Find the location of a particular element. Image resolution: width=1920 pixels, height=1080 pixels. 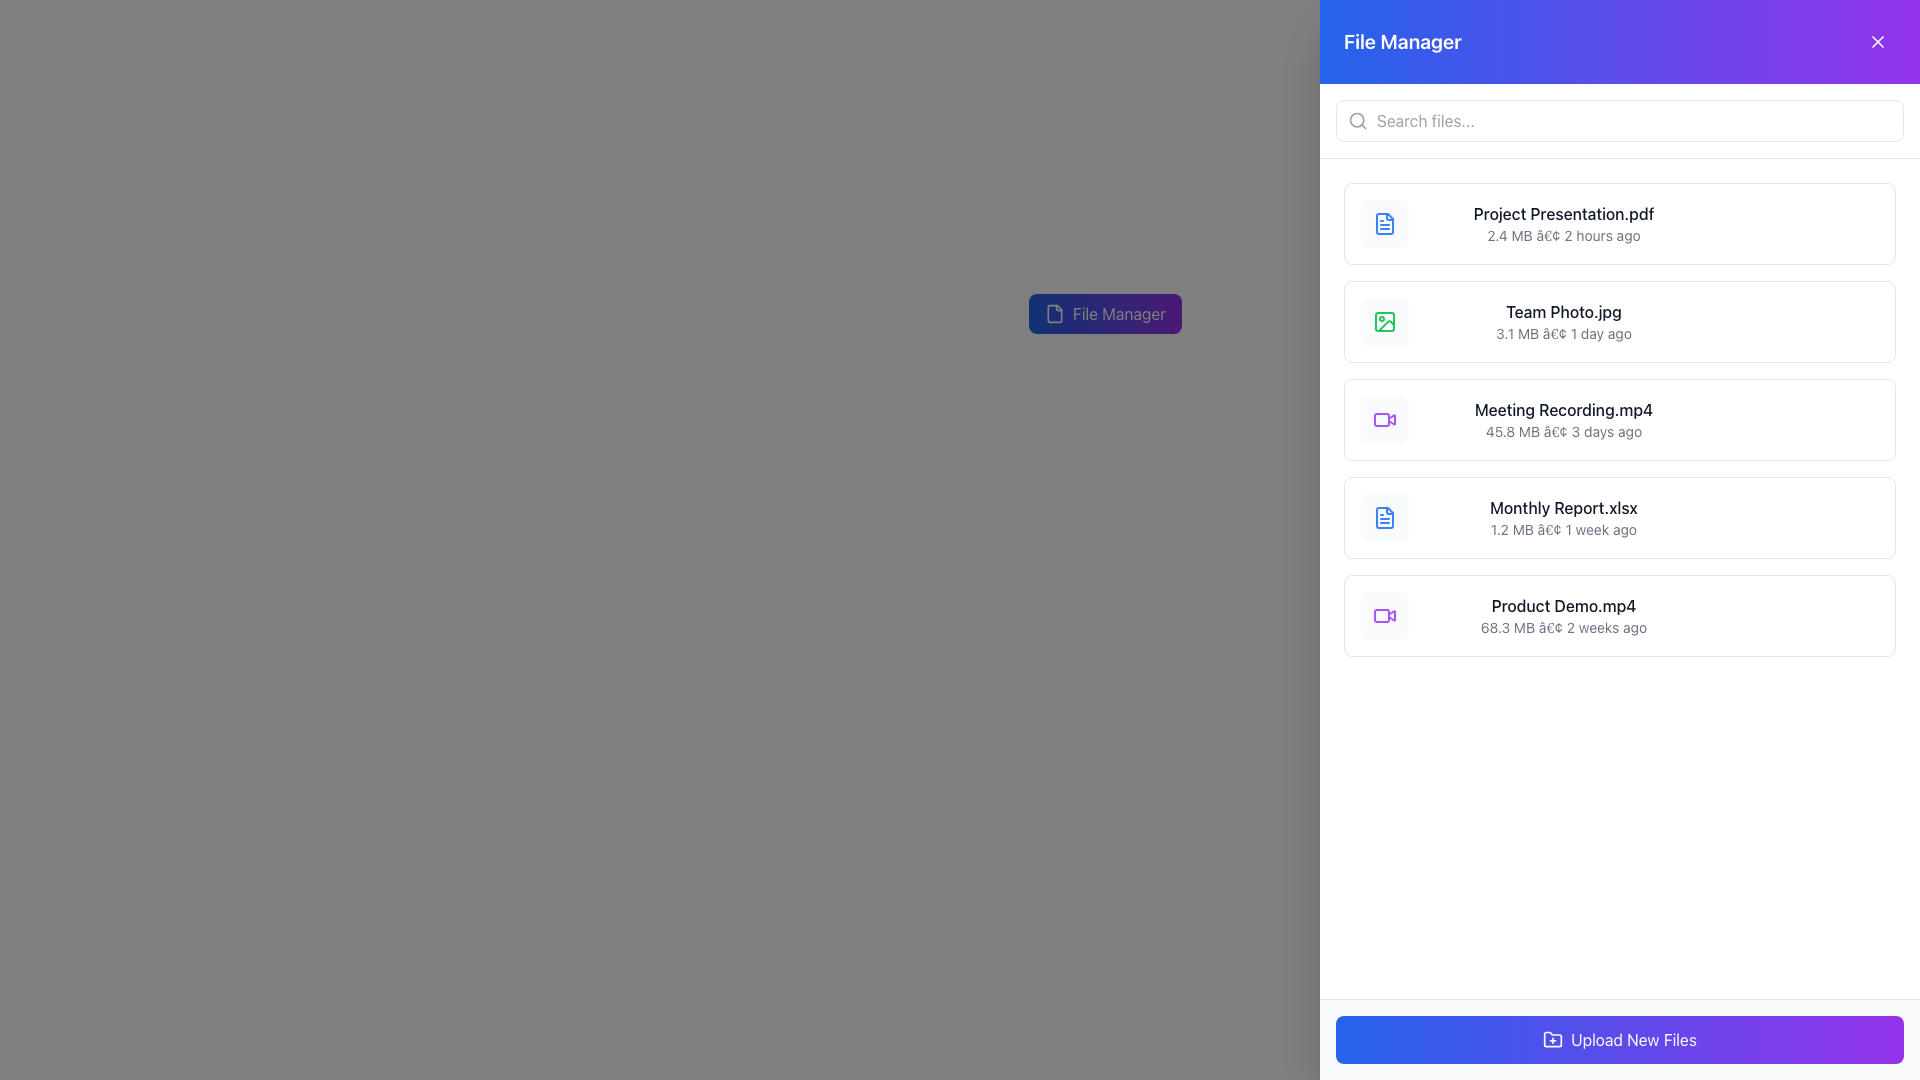

the text label that contains the file description '68.3 MB' and '2 weeks ago', located beneath the file title 'Product Demo.mp4' in the file list is located at coordinates (1563, 627).